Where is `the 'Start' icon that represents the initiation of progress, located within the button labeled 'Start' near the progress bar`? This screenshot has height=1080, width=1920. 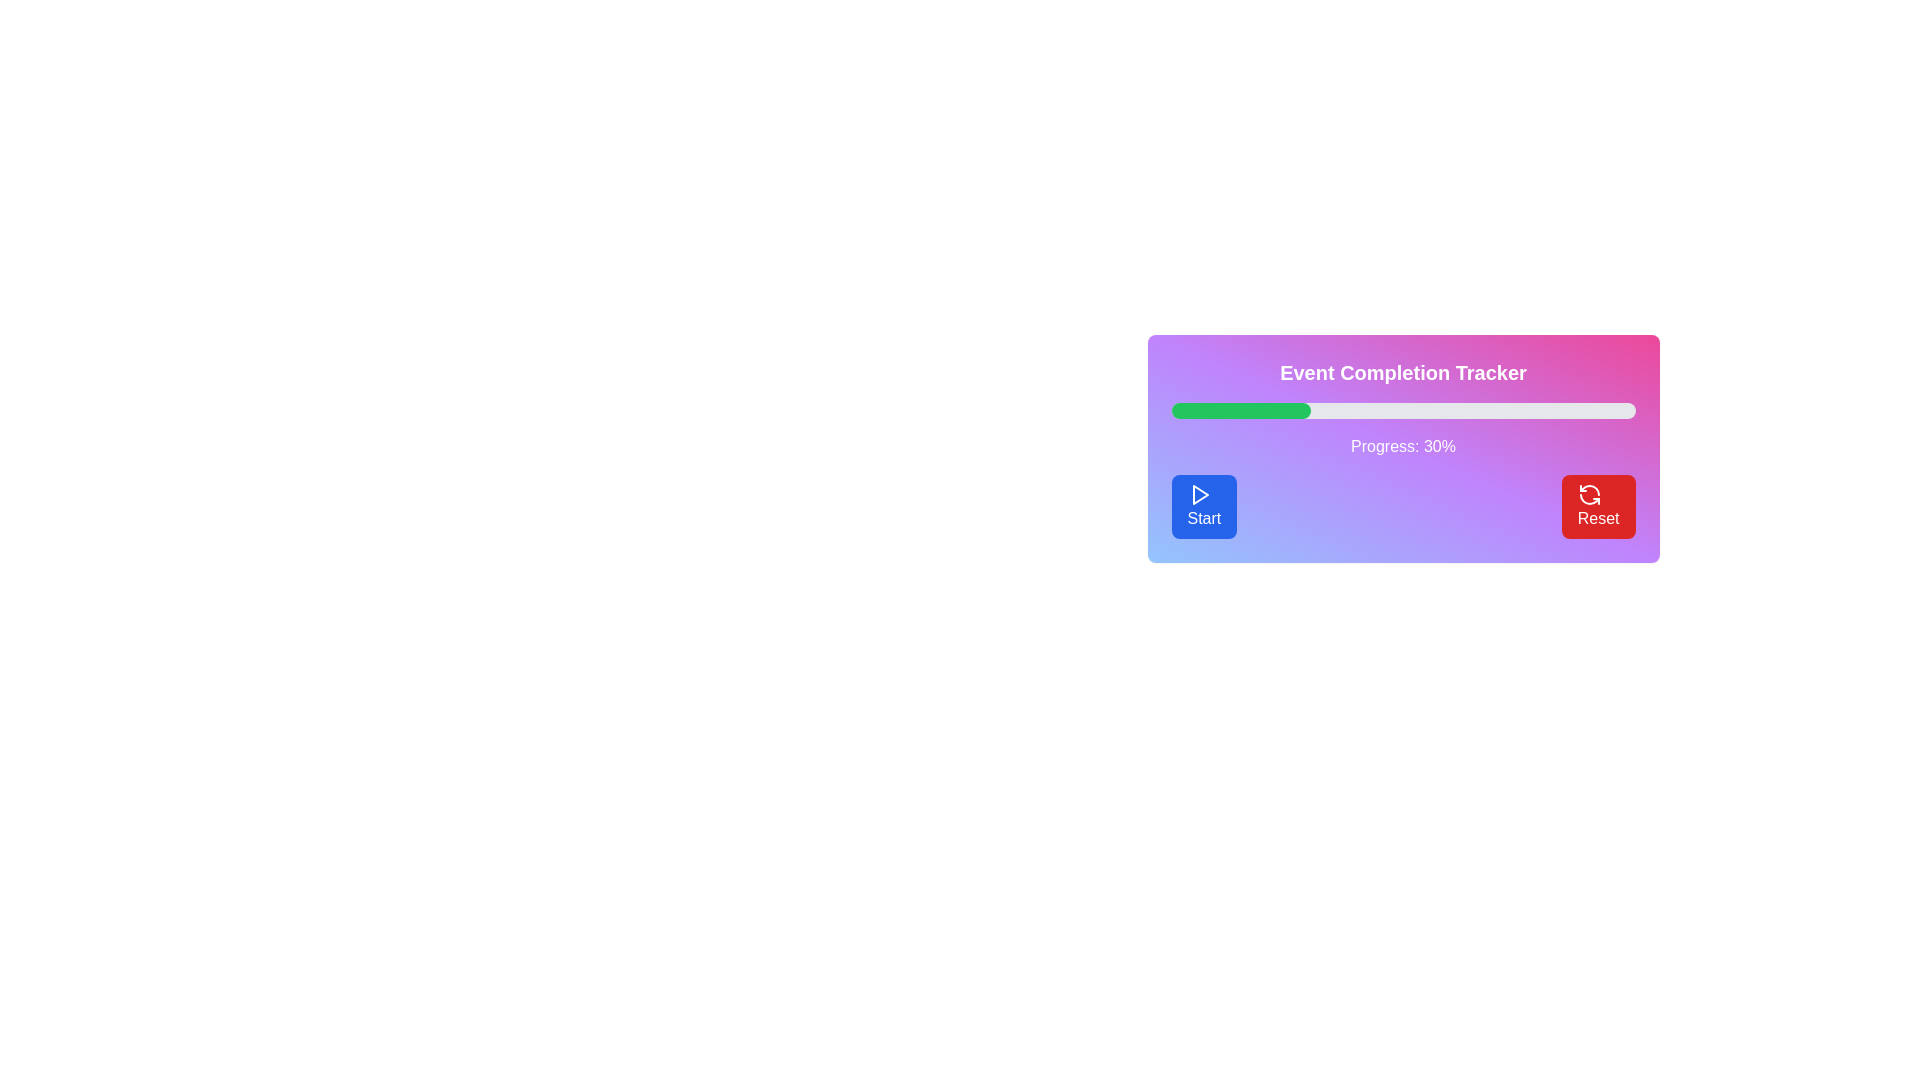 the 'Start' icon that represents the initiation of progress, located within the button labeled 'Start' near the progress bar is located at coordinates (1200, 494).